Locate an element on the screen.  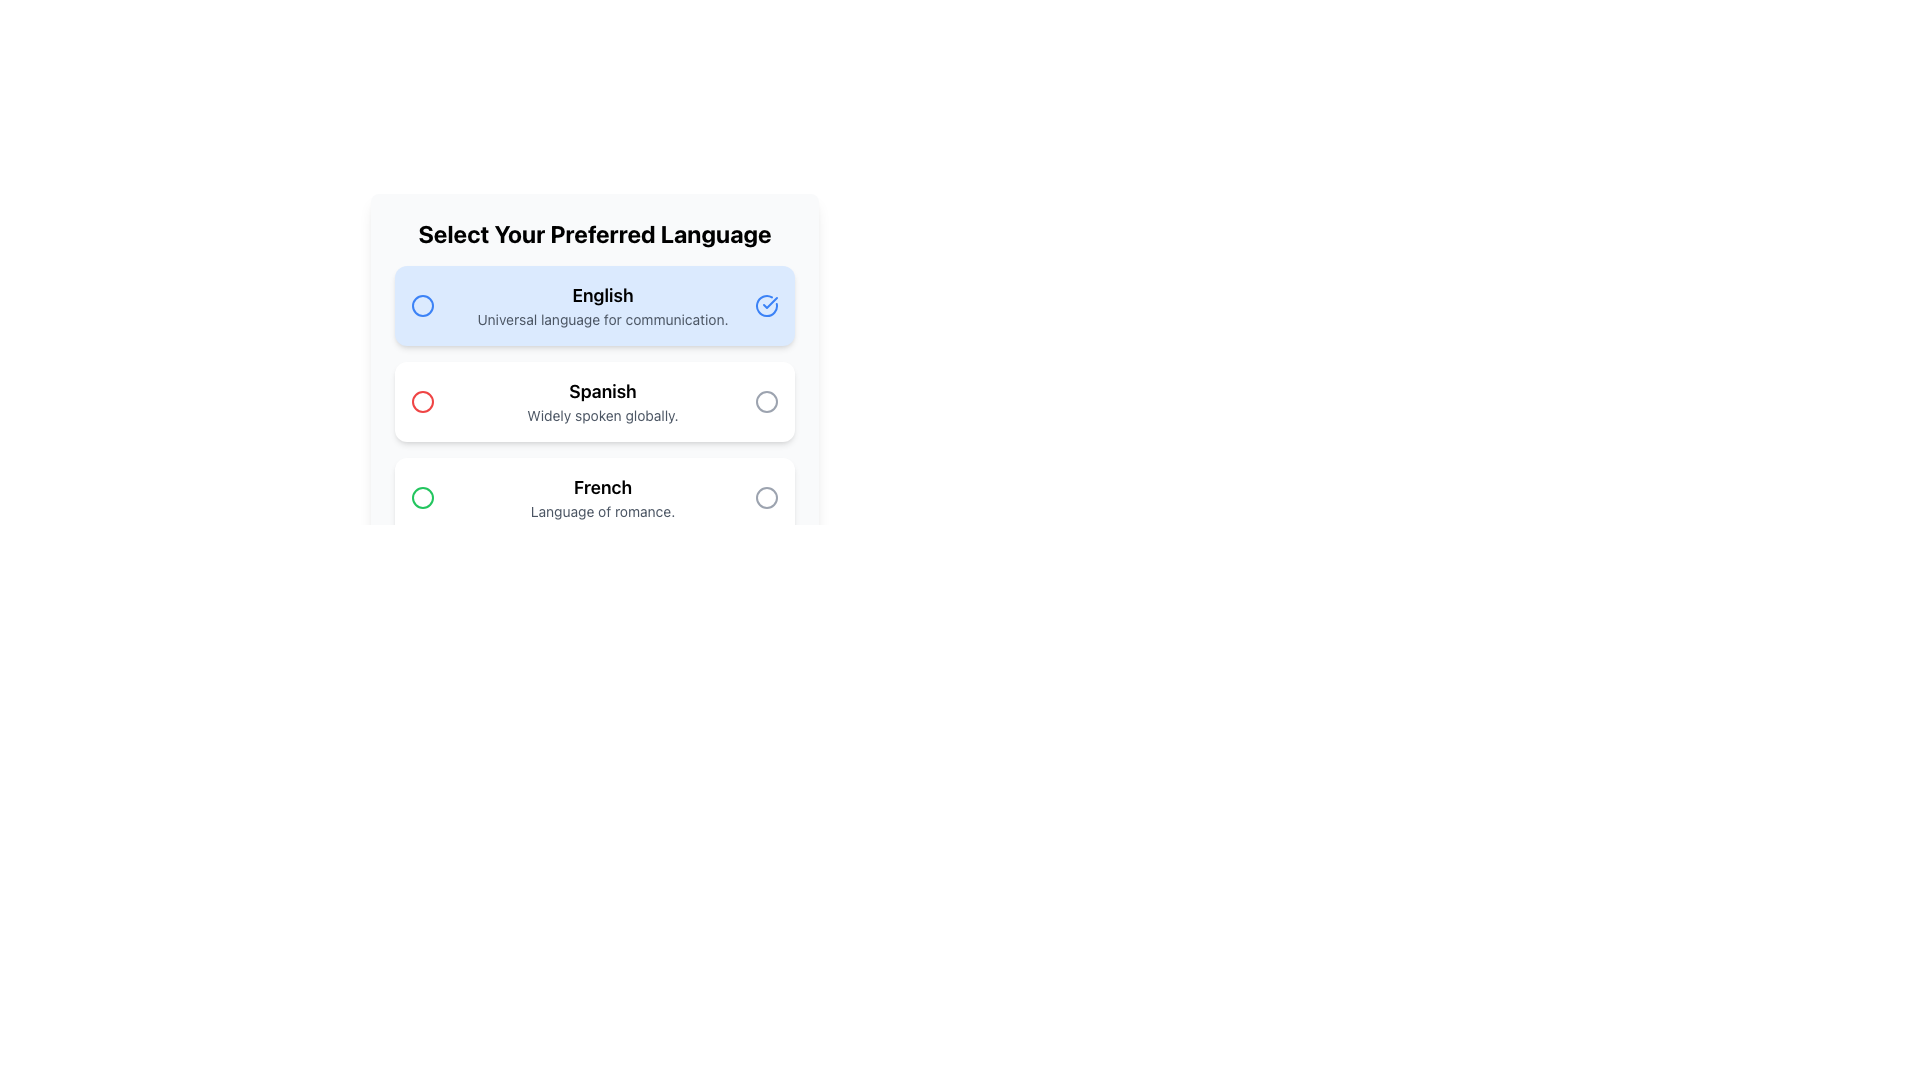
the unselected indicator icon for the 'French' option is located at coordinates (421, 496).